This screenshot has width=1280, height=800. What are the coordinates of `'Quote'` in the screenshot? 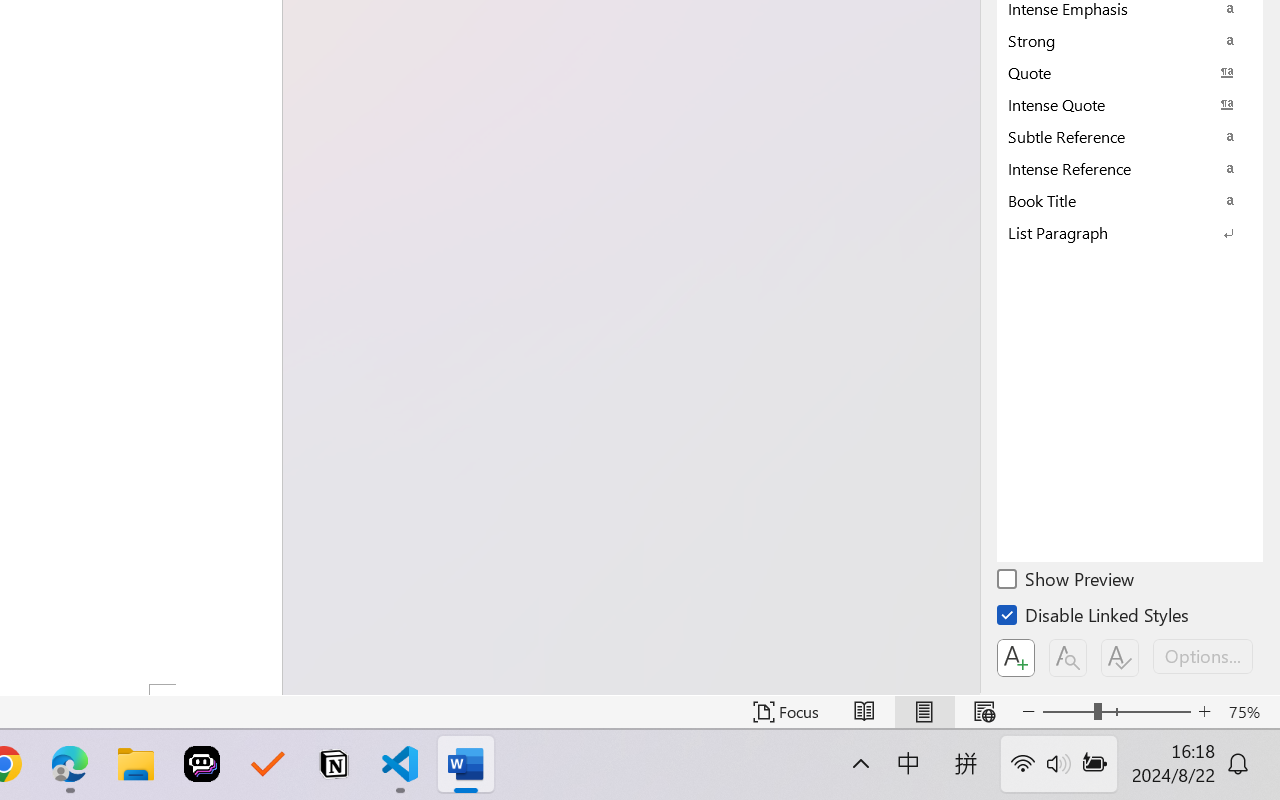 It's located at (1130, 72).